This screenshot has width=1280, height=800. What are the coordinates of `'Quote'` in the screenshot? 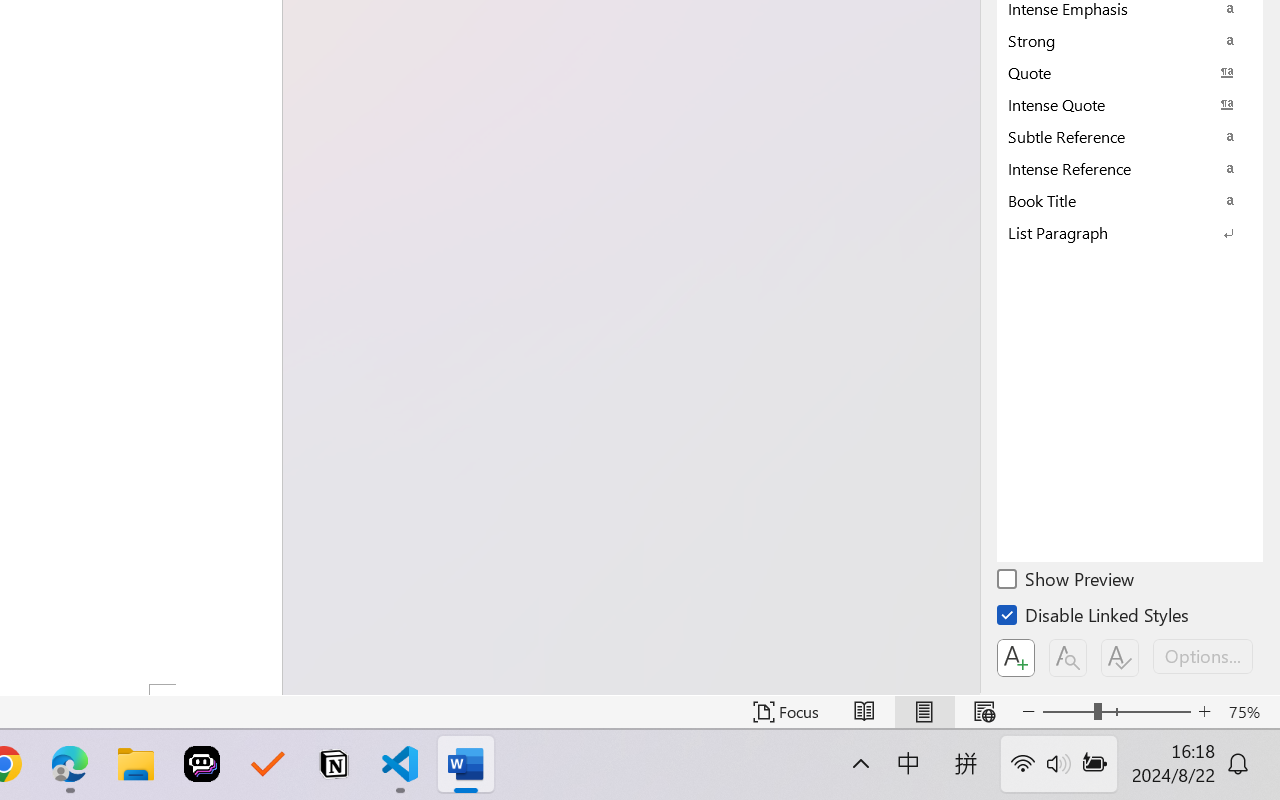 It's located at (1130, 72).